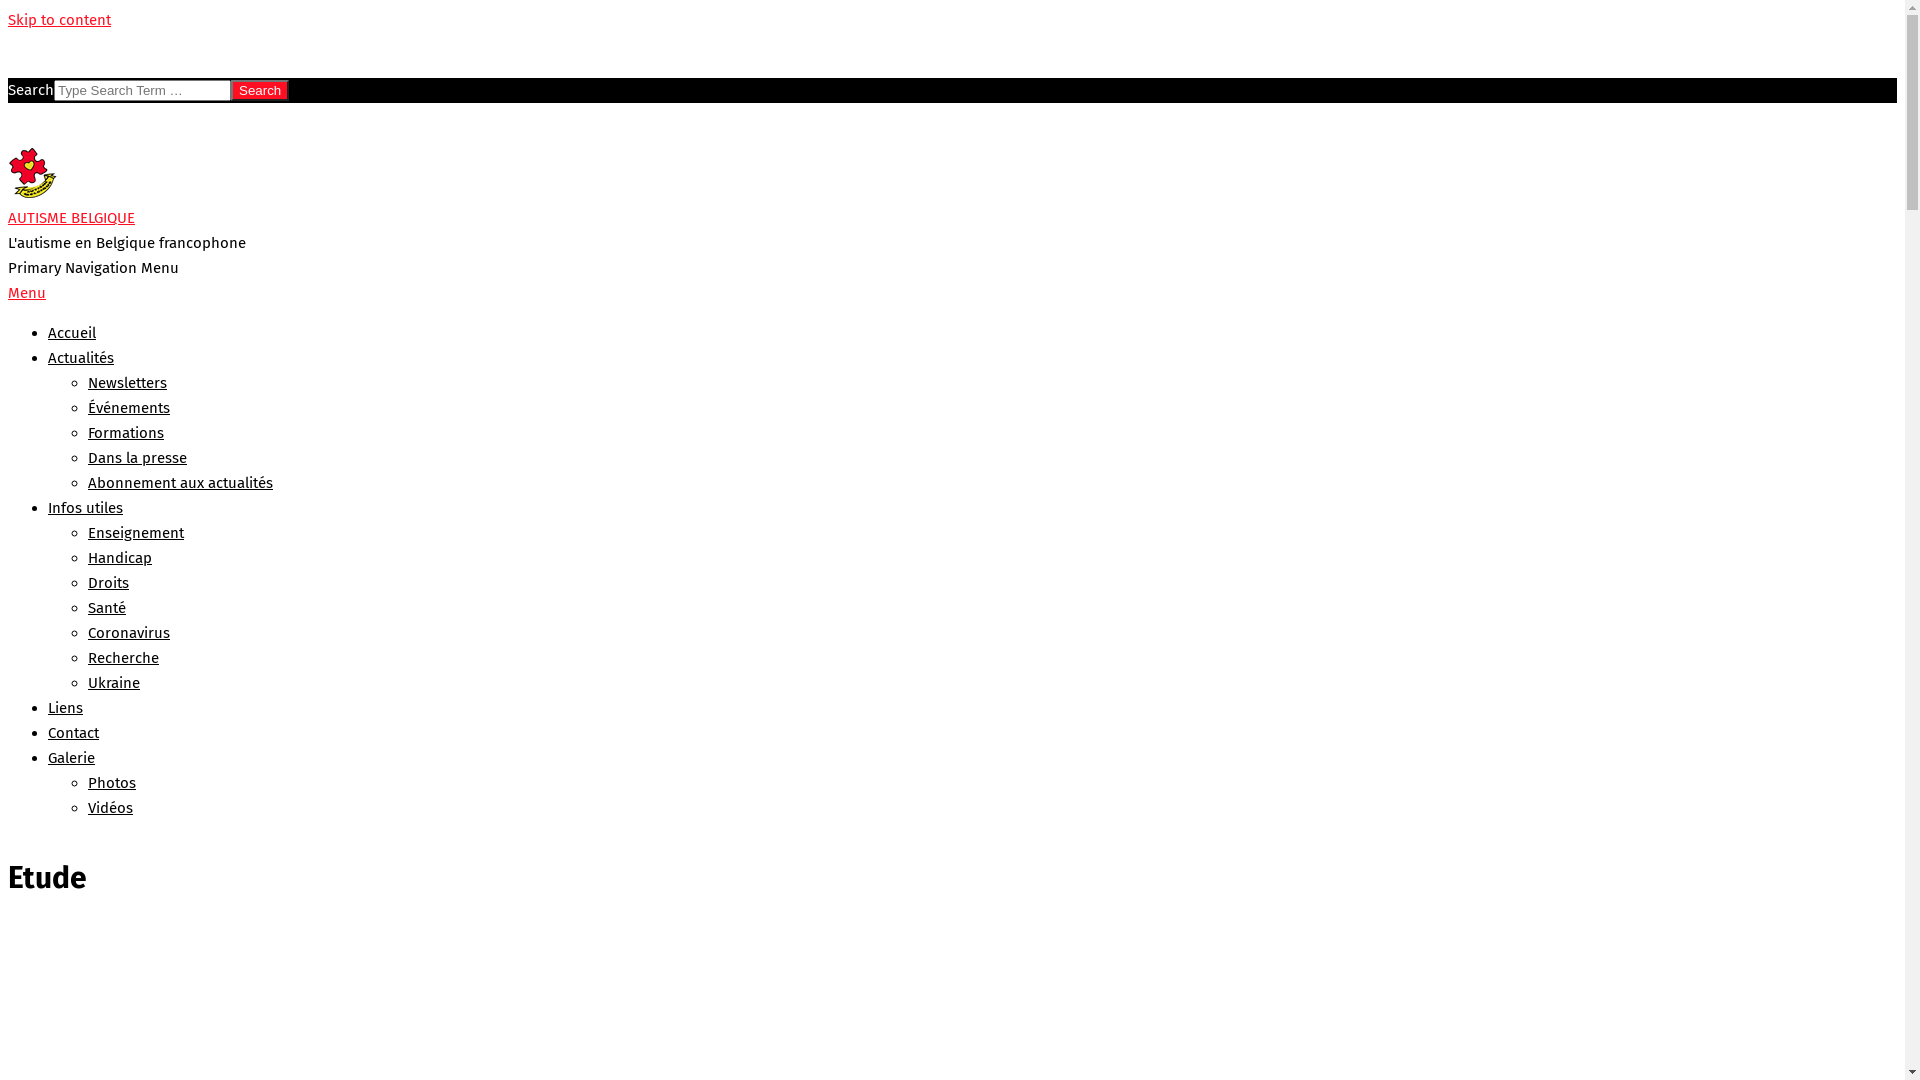 This screenshot has height=1080, width=1920. What do you see at coordinates (124, 431) in the screenshot?
I see `'Formations'` at bounding box center [124, 431].